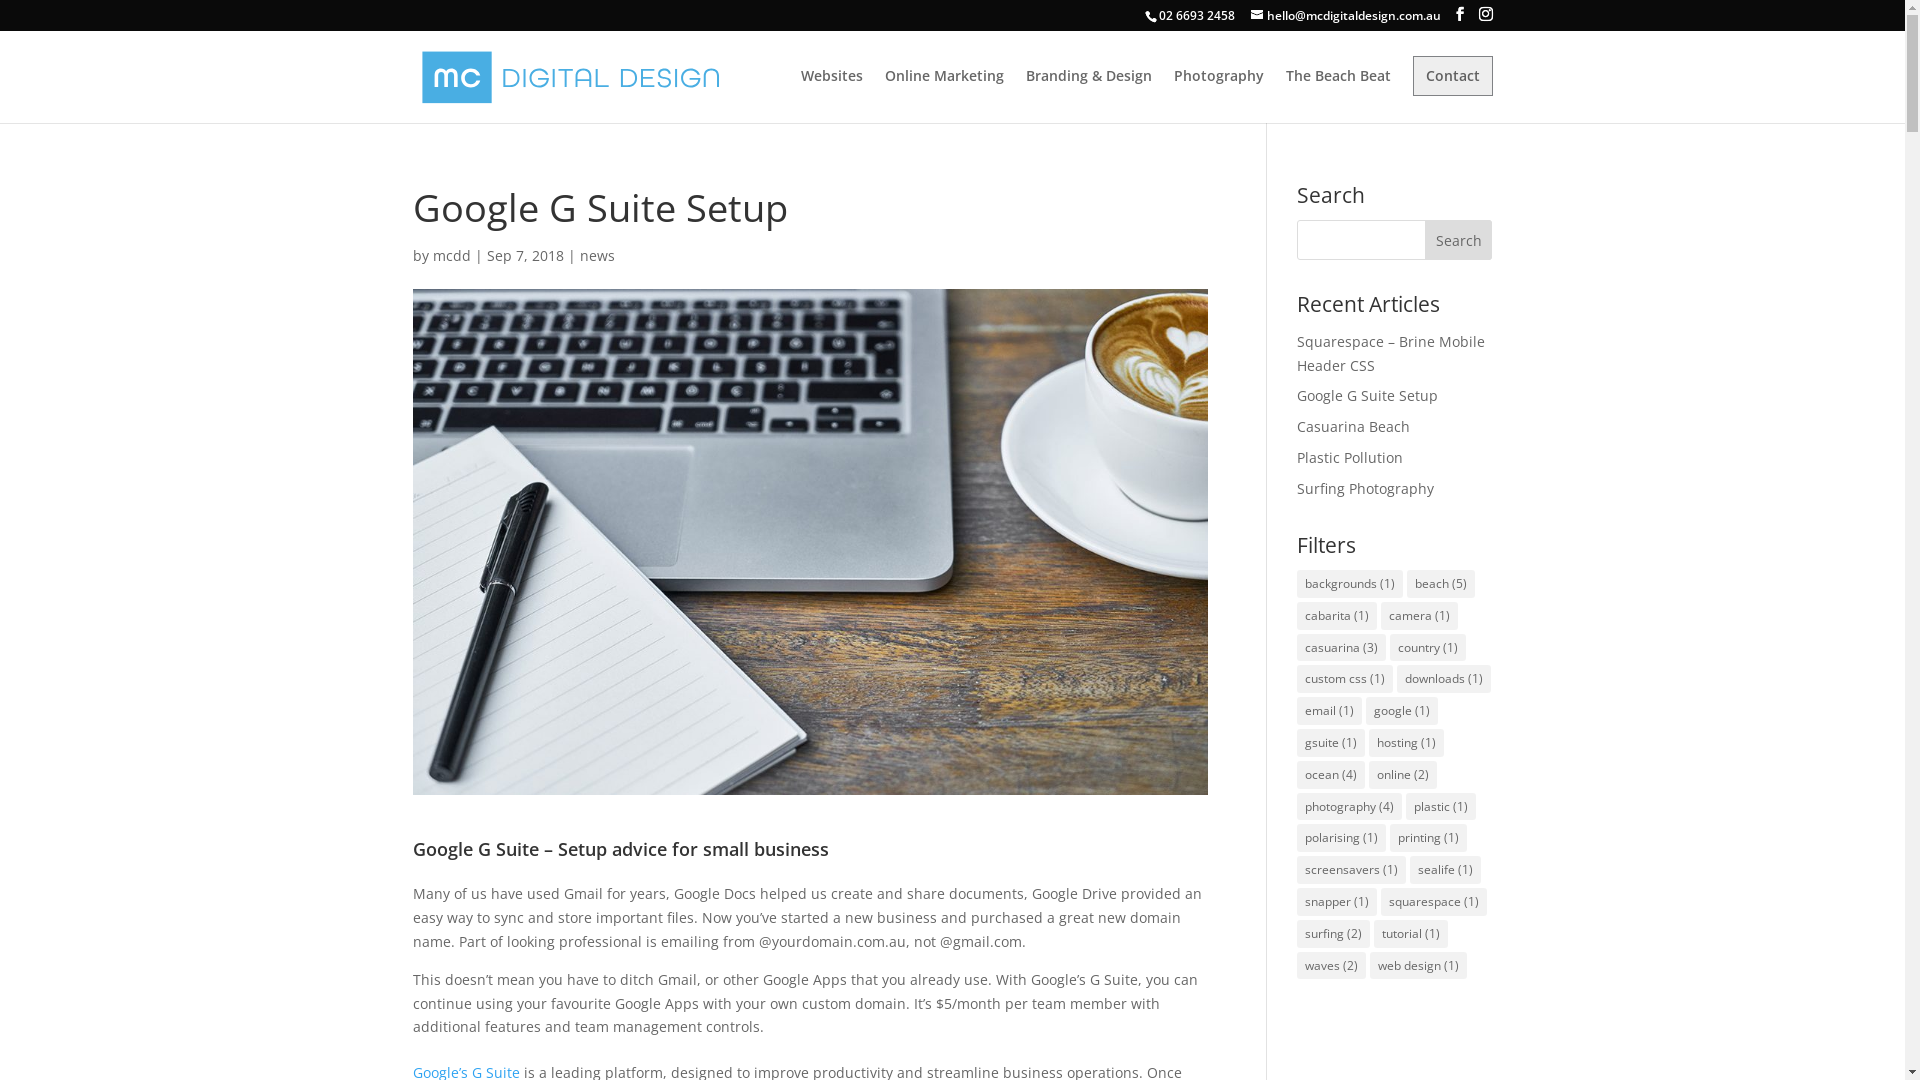 This screenshot has height=1080, width=1920. Describe the element at coordinates (1364, 488) in the screenshot. I see `'Surfing Photography'` at that location.